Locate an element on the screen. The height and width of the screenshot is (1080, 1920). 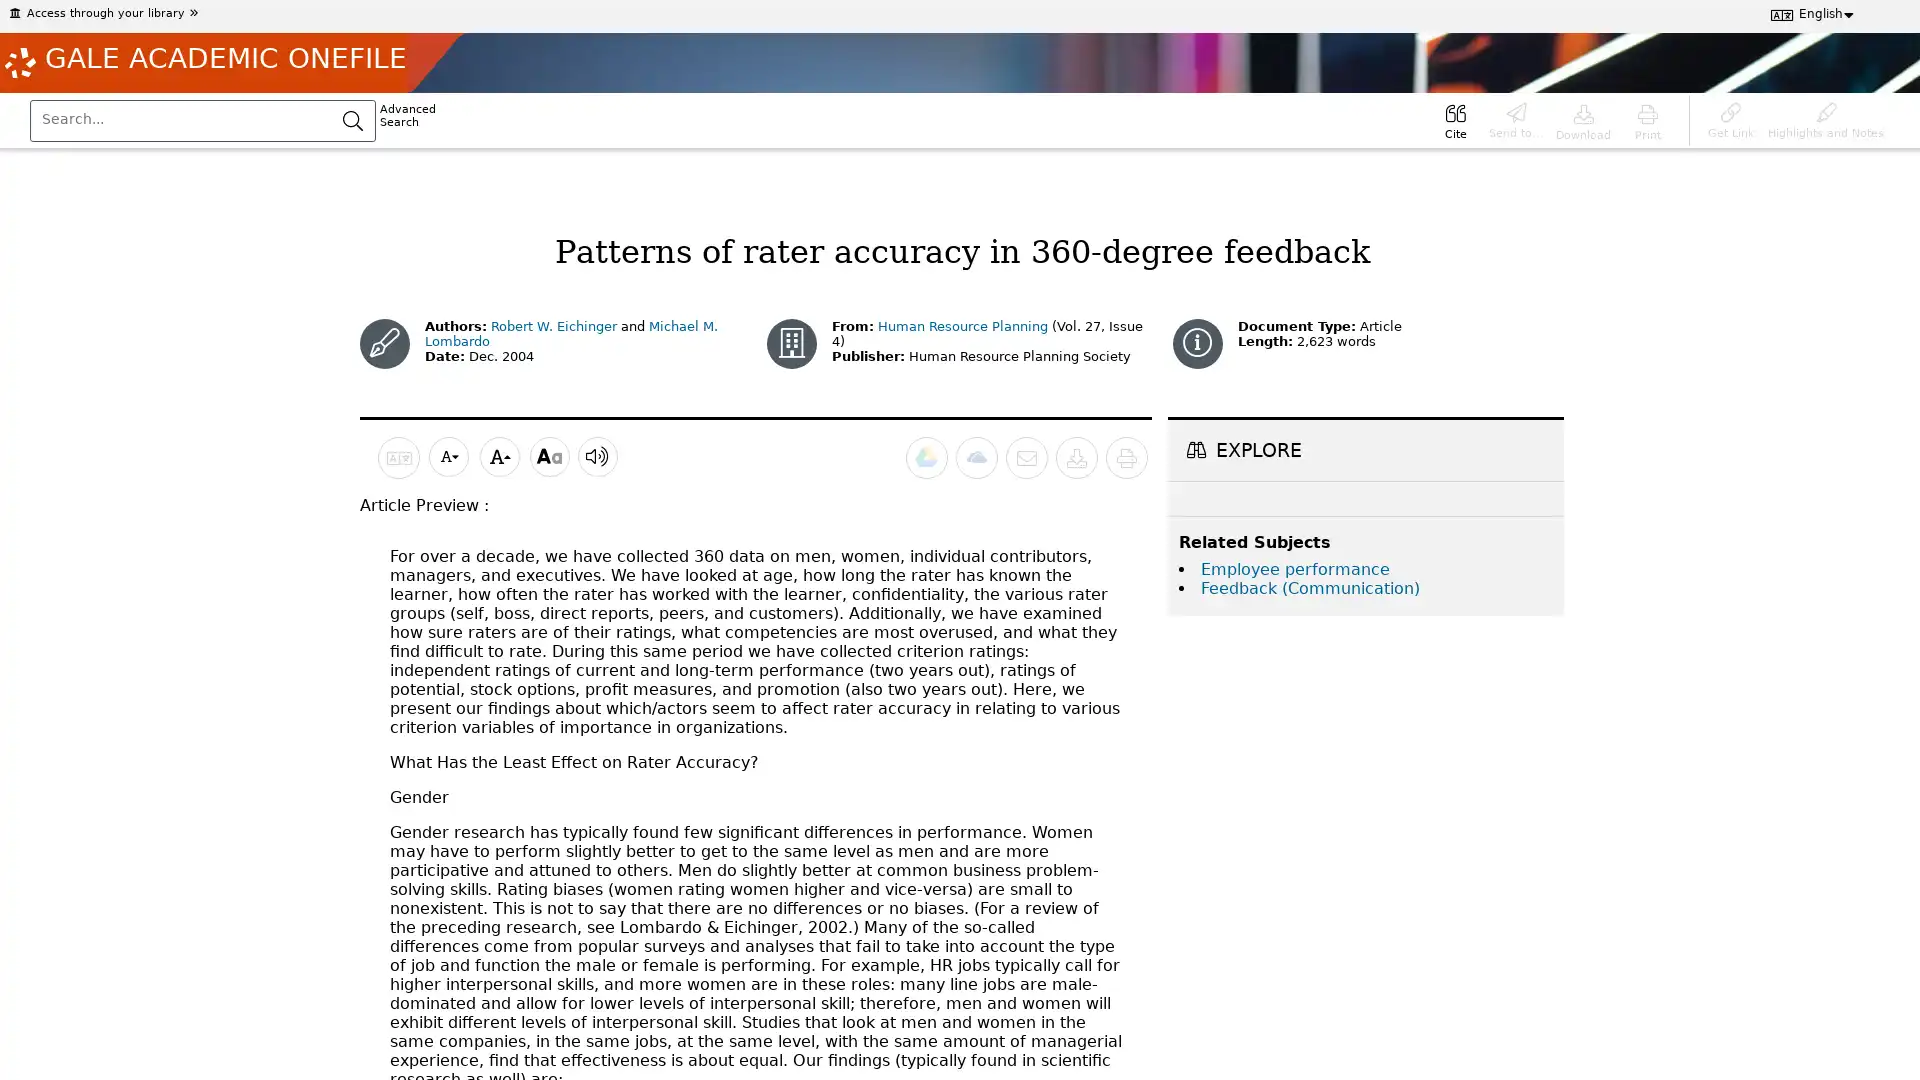
Get Link is located at coordinates (1730, 118).